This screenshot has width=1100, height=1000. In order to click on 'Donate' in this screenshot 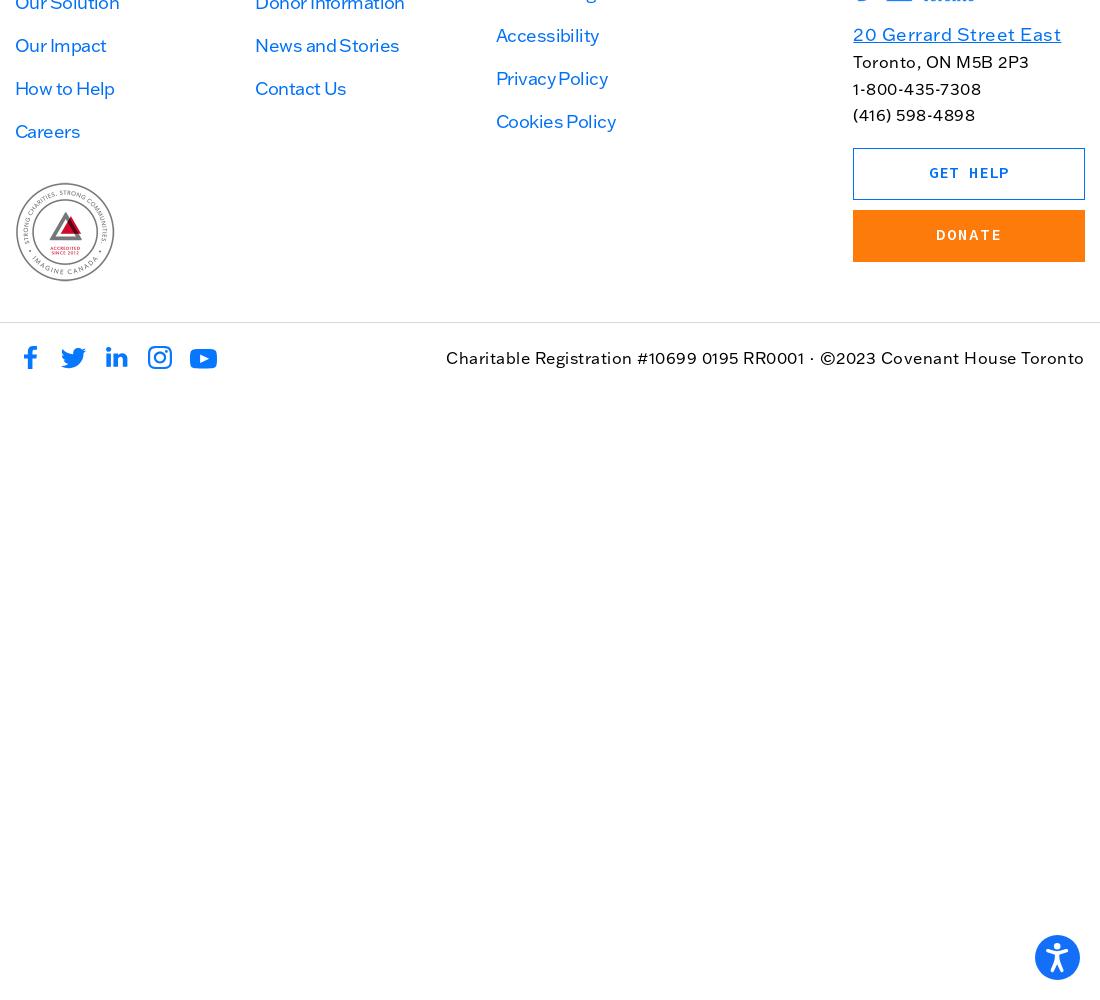, I will do `click(967, 234)`.